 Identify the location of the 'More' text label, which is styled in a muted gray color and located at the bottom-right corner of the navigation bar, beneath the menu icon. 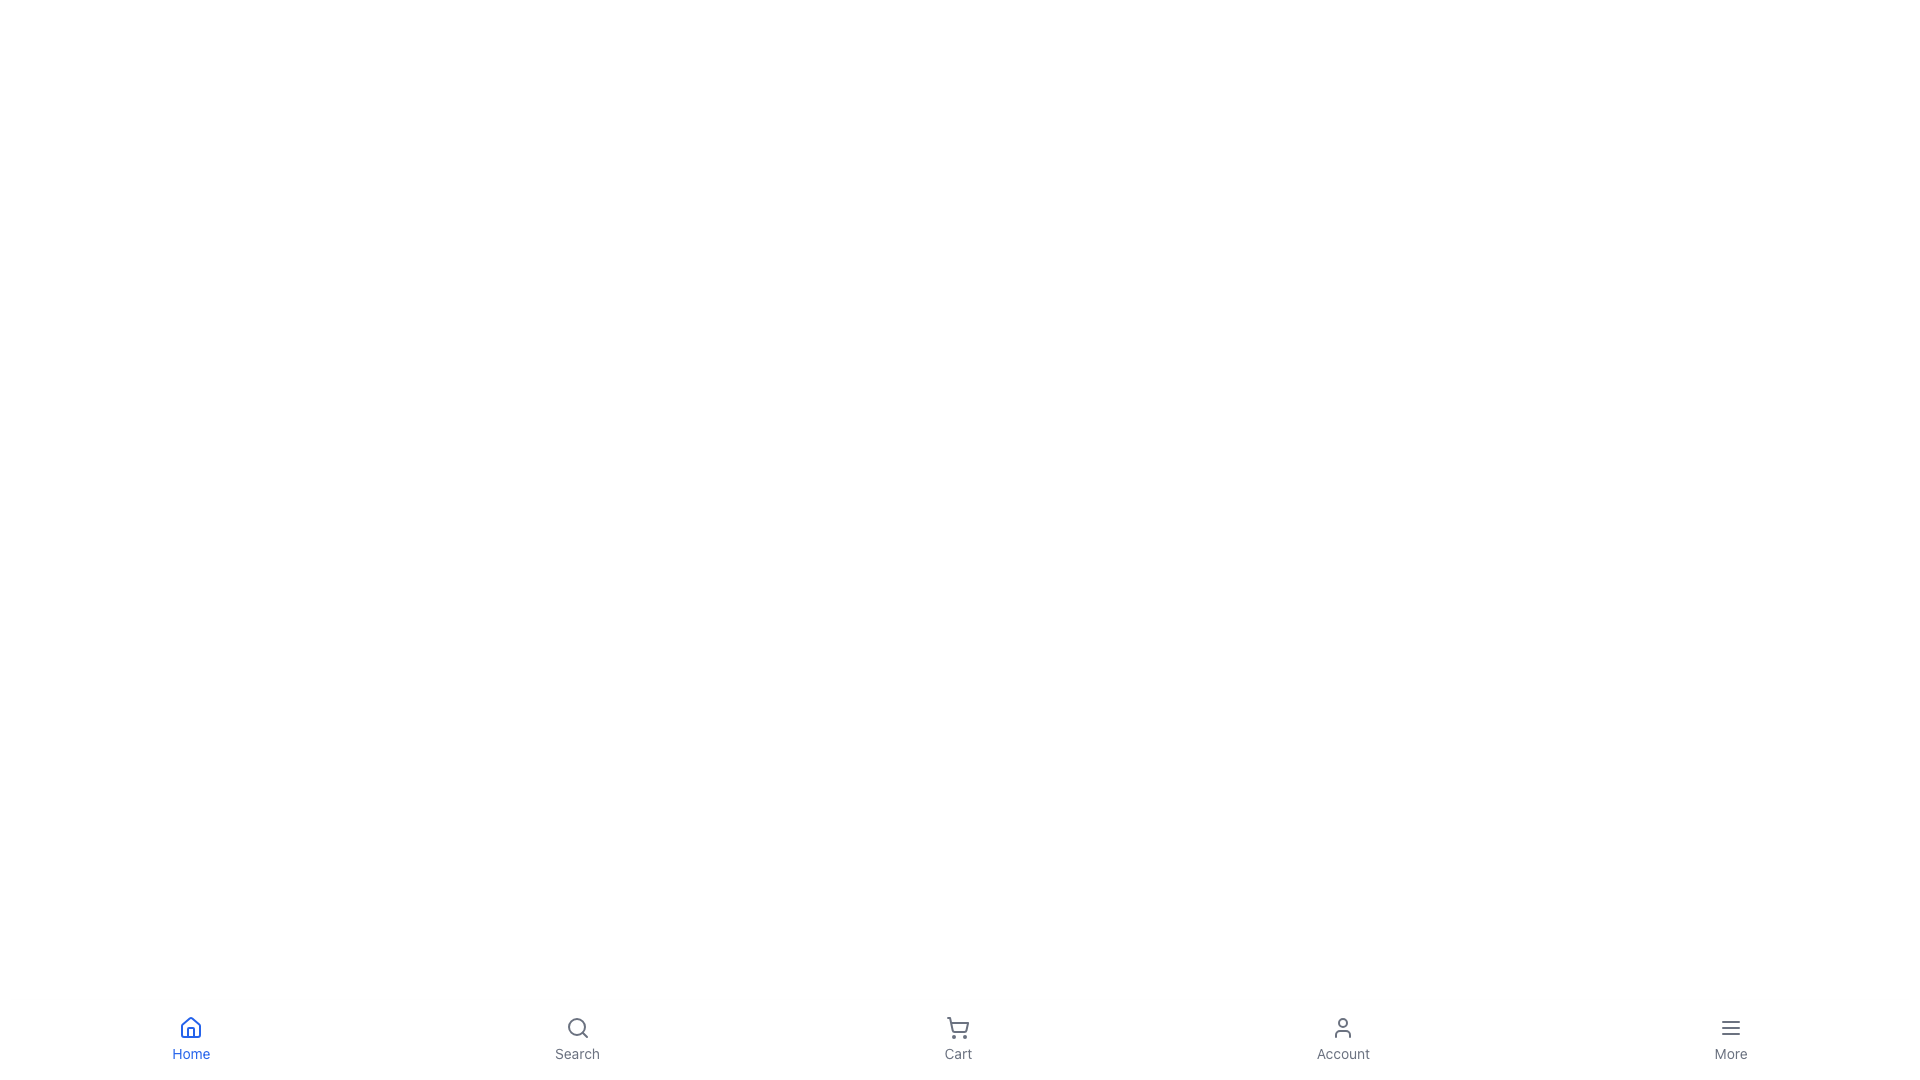
(1730, 1052).